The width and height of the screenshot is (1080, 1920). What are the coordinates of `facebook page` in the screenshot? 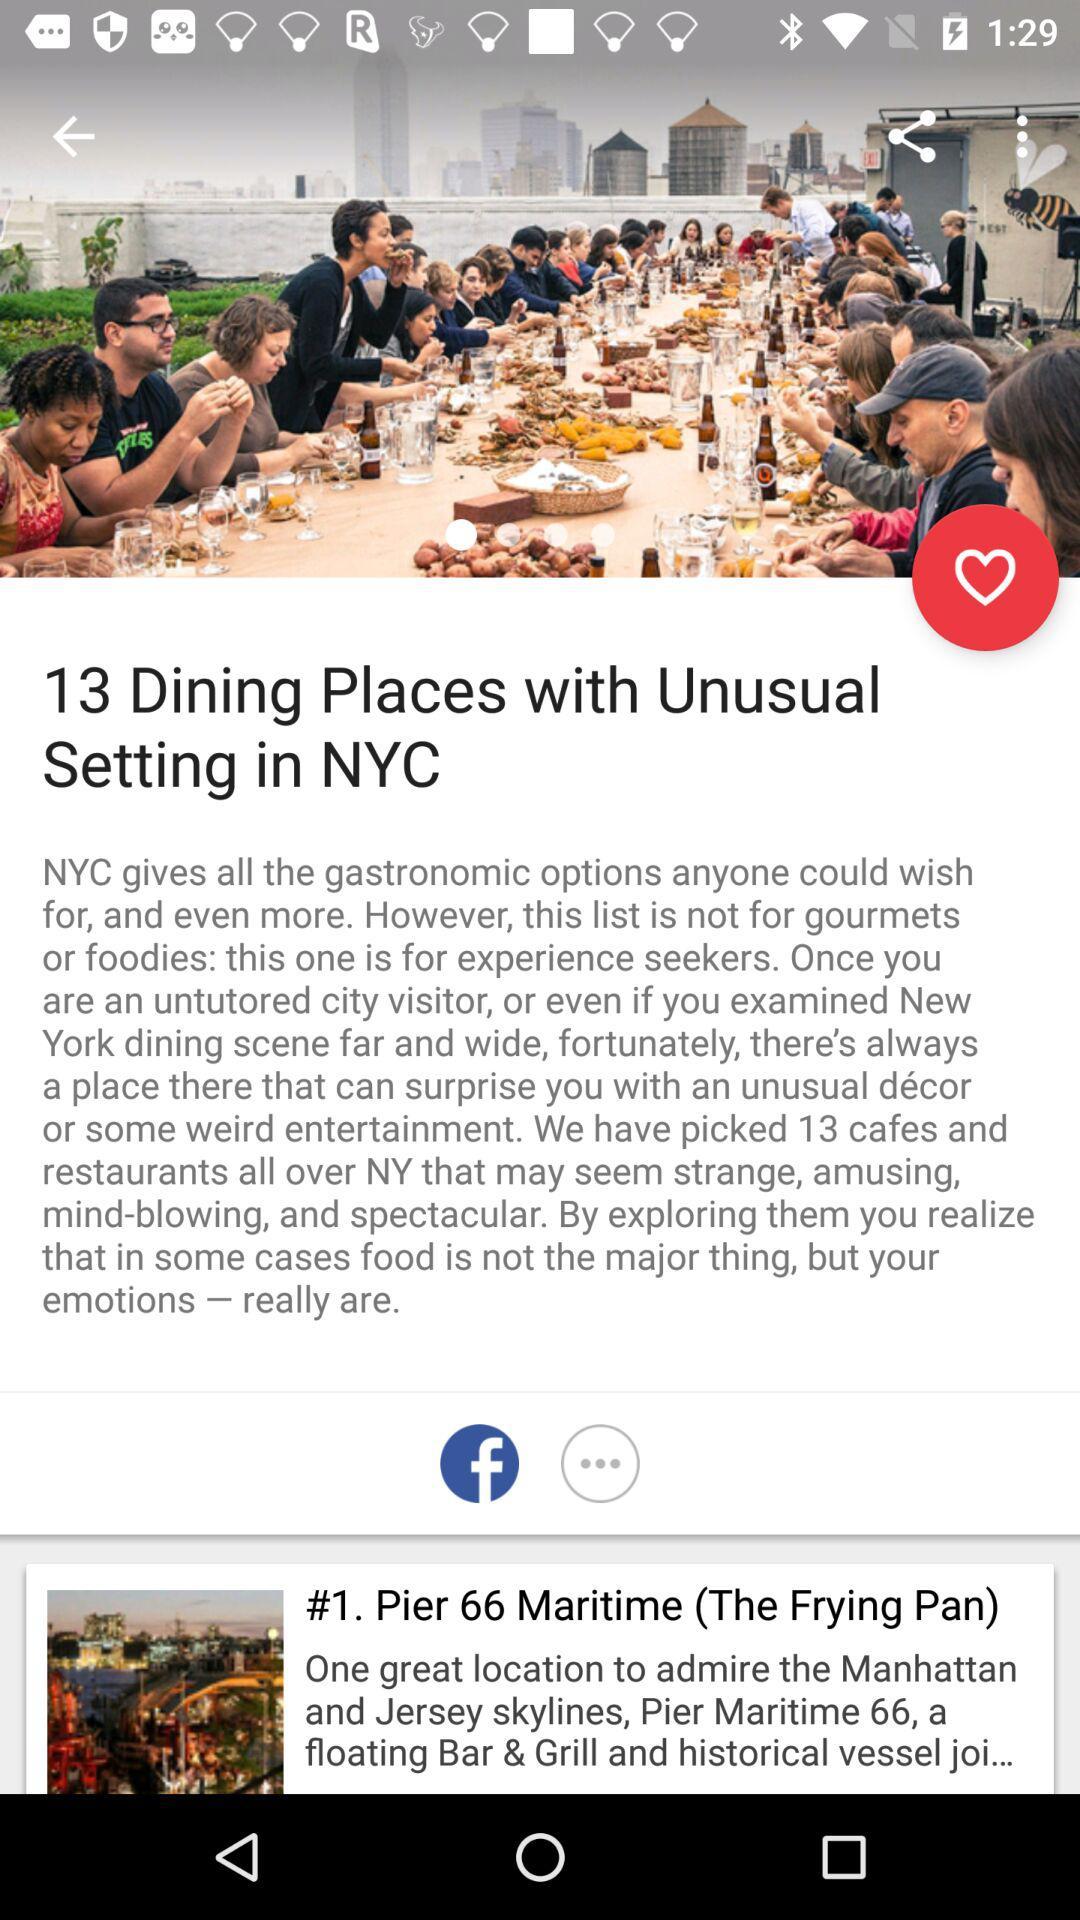 It's located at (479, 1463).